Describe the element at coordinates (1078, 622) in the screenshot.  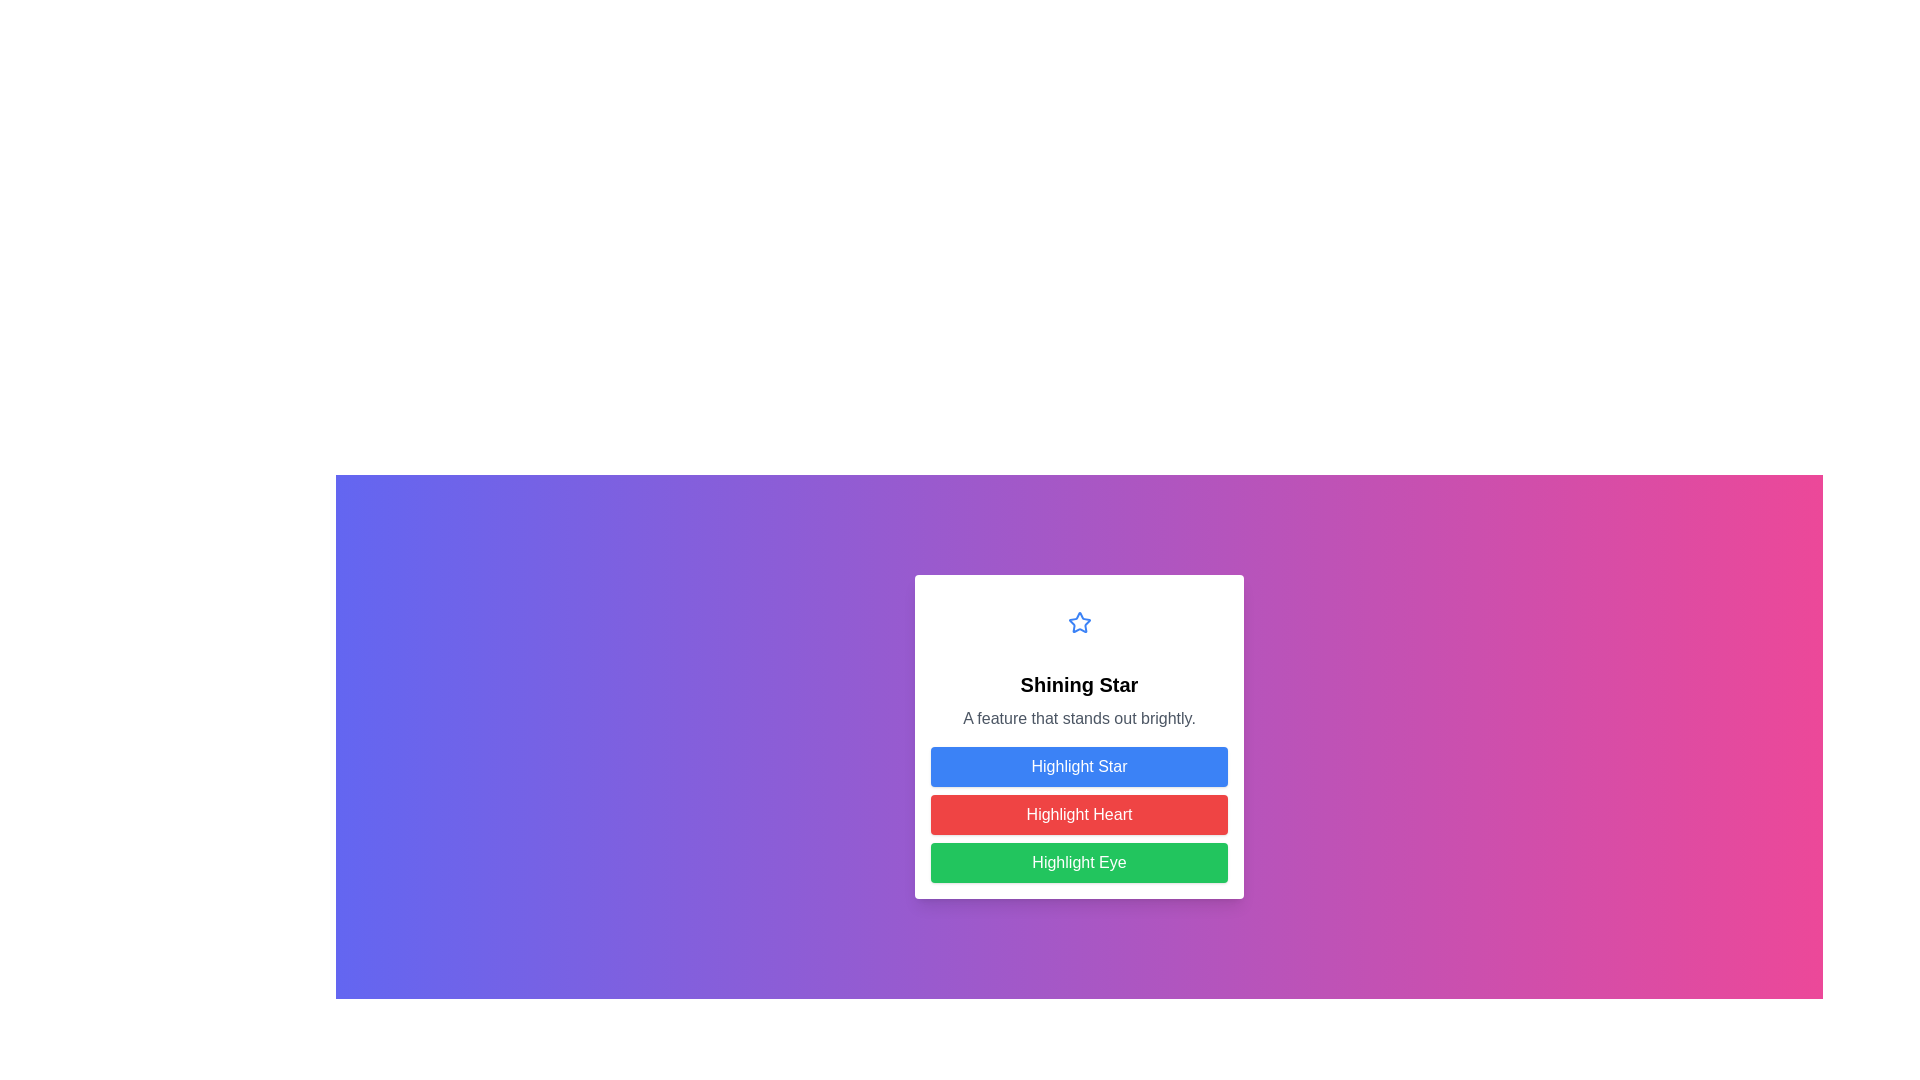
I see `the medium-sized blue outlined star icon located at the top center of the card titled 'Shining Star'` at that location.